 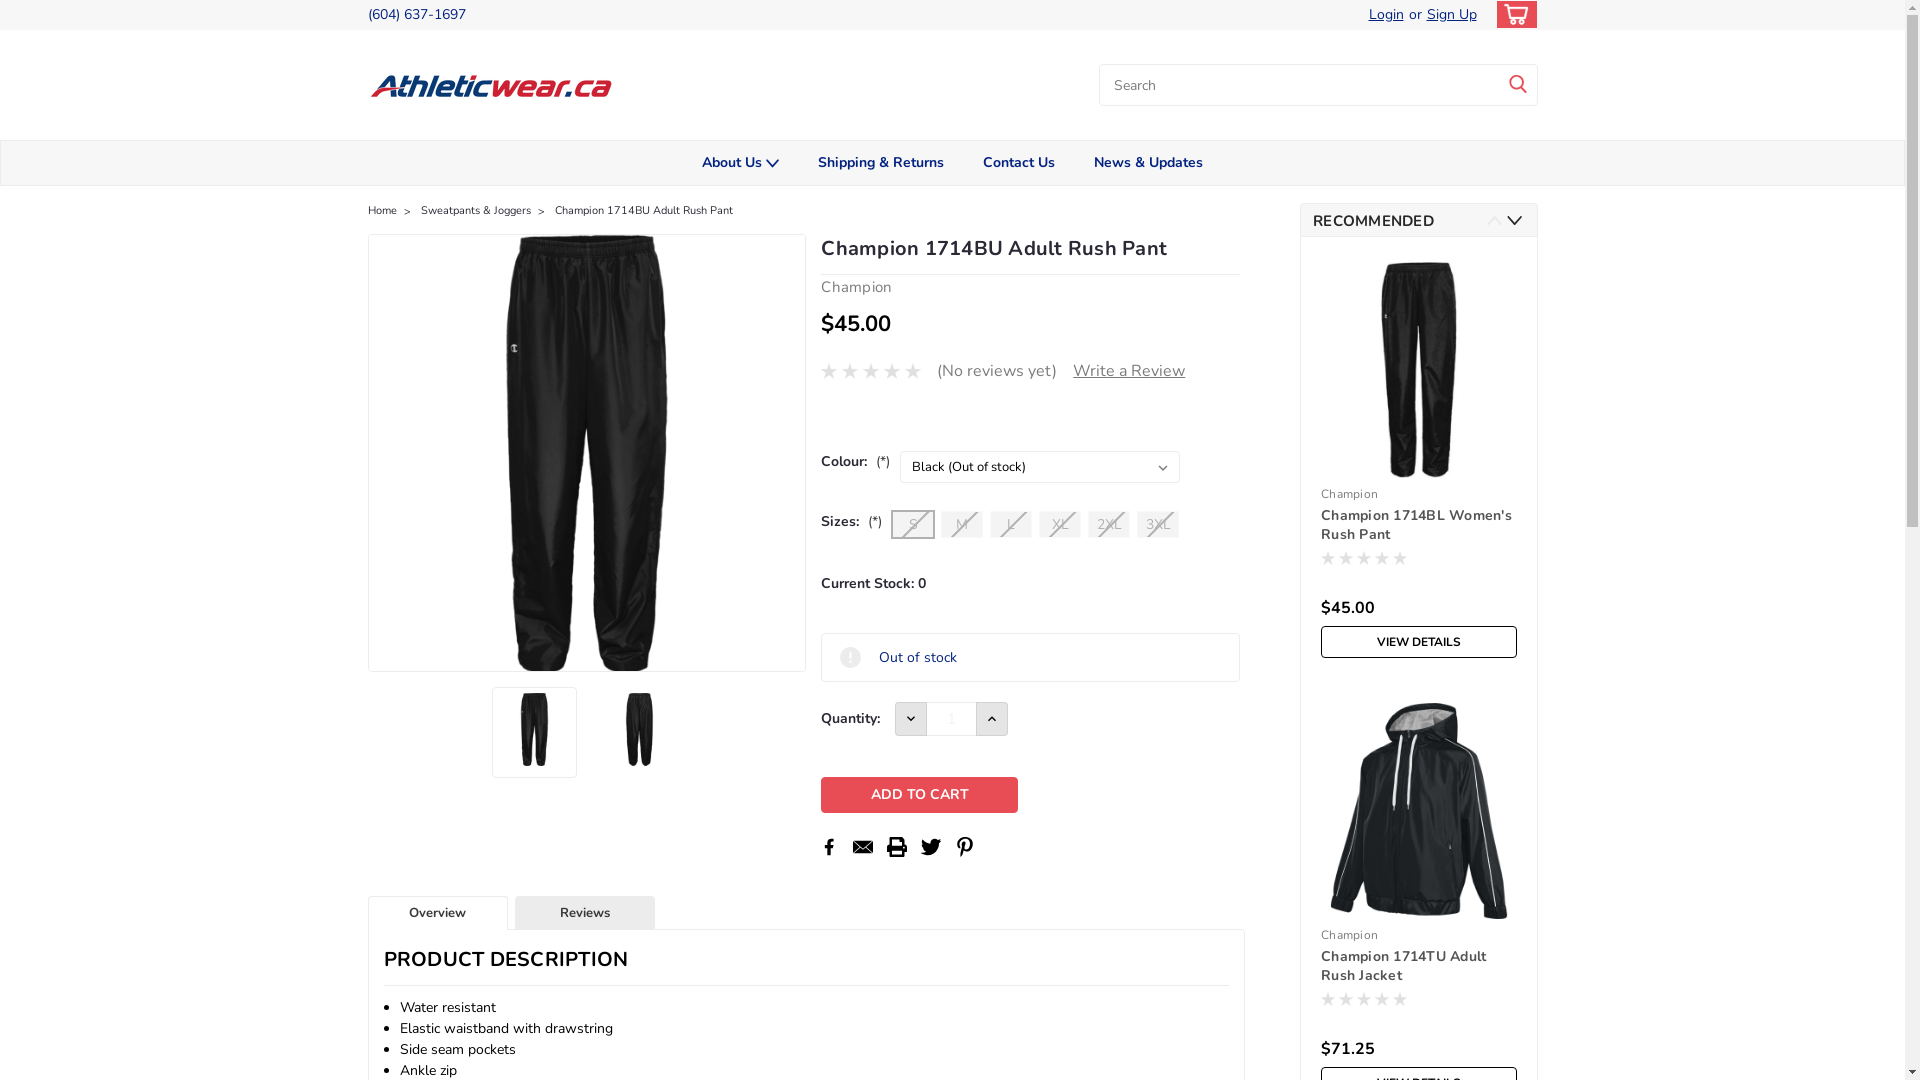 I want to click on 'Black - 1714BU Adult Rush Pant | Athleticwear.ca', so click(x=534, y=729).